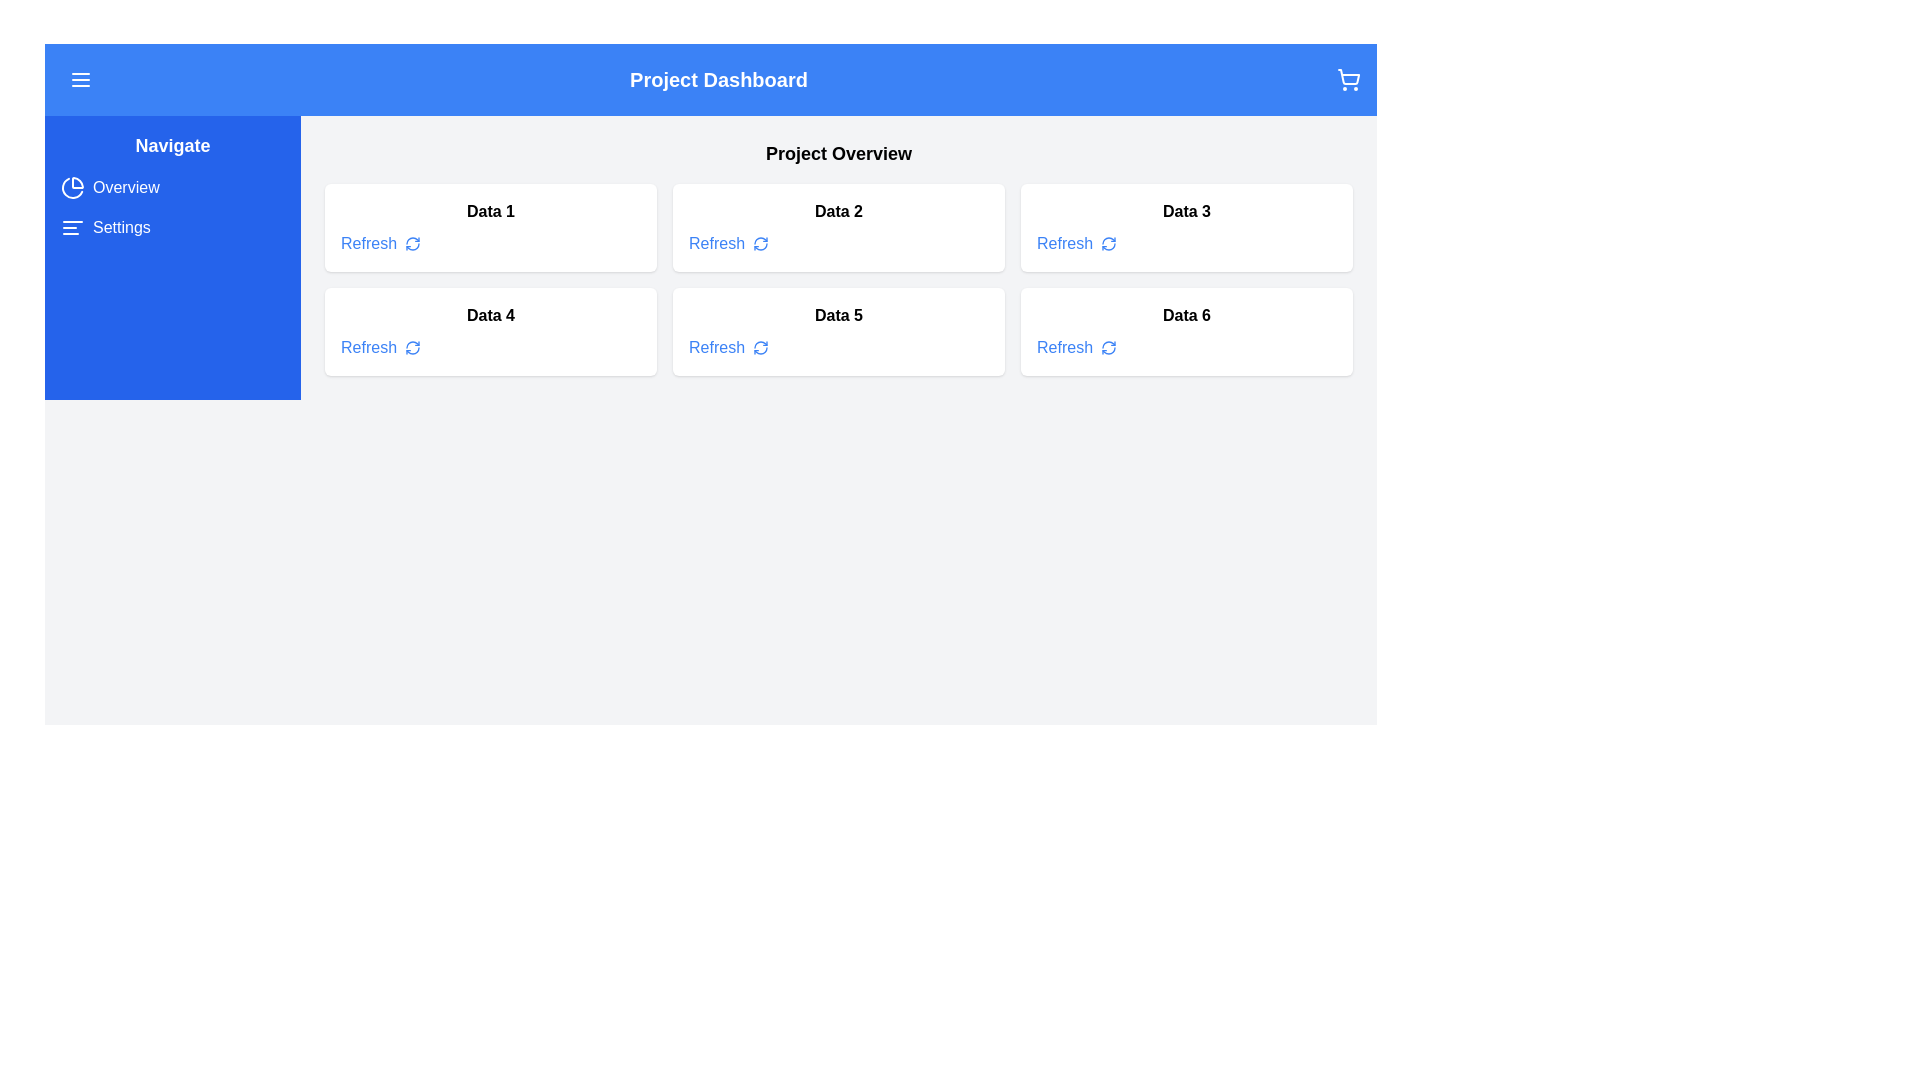  I want to click on the circular arrow icon representing the refresh action next to the text 'Refresh' in the row for 'Data 5', so click(760, 346).